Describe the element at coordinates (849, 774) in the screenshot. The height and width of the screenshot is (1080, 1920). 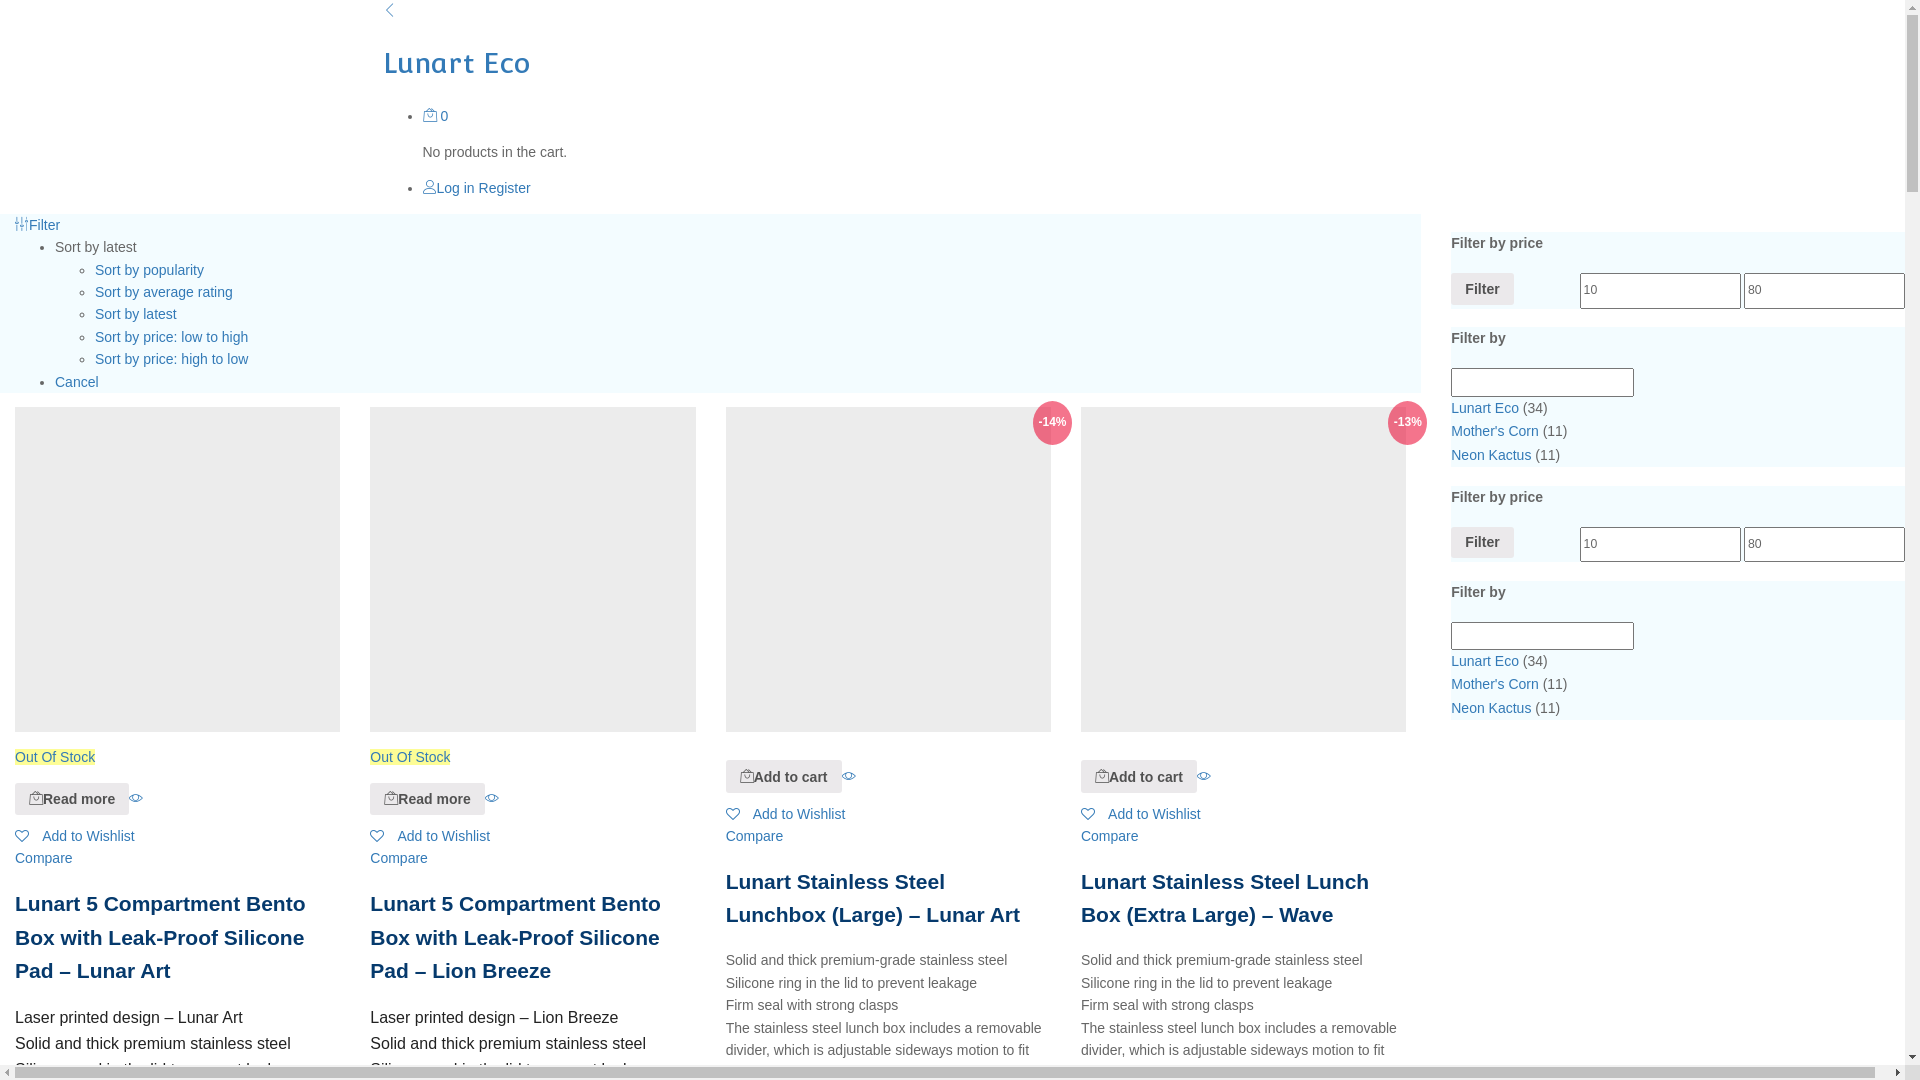
I see `'Quick View'` at that location.